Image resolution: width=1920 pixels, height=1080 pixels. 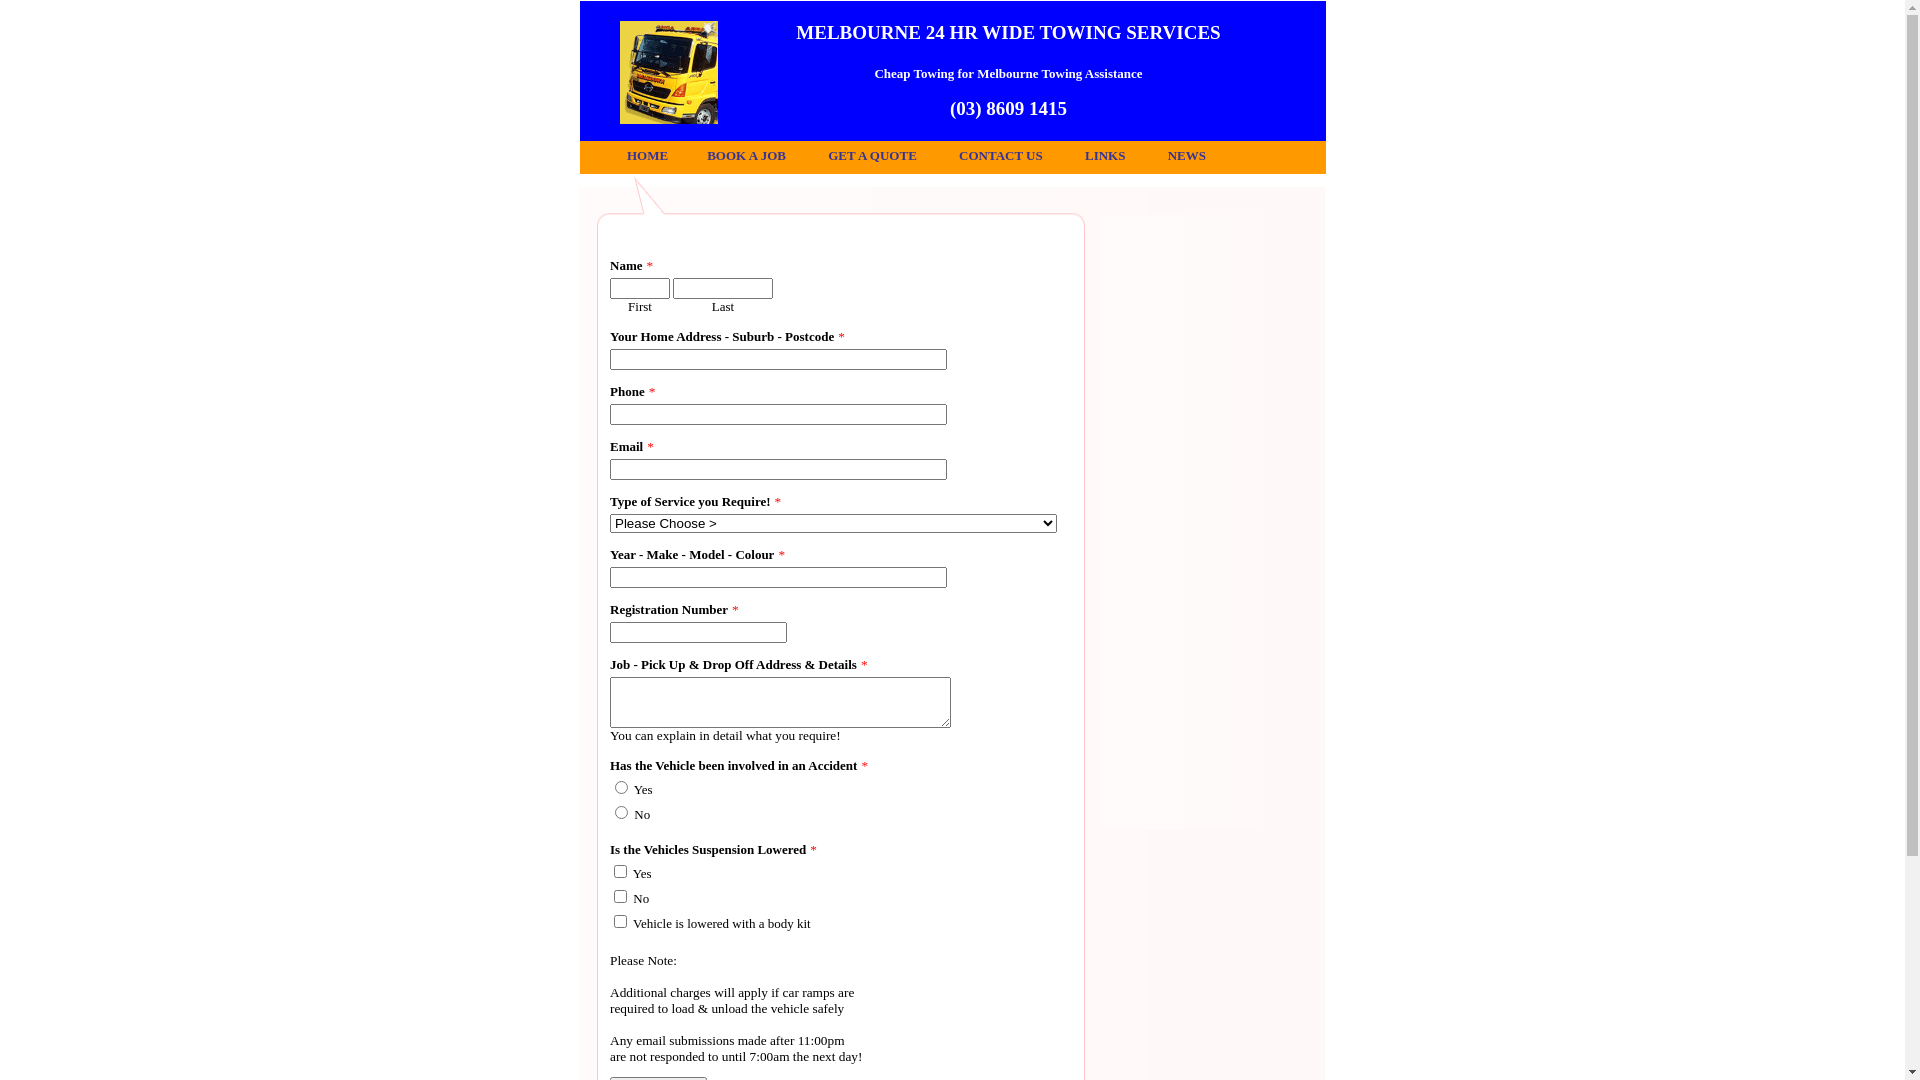 What do you see at coordinates (1186, 154) in the screenshot?
I see `'NEWS'` at bounding box center [1186, 154].